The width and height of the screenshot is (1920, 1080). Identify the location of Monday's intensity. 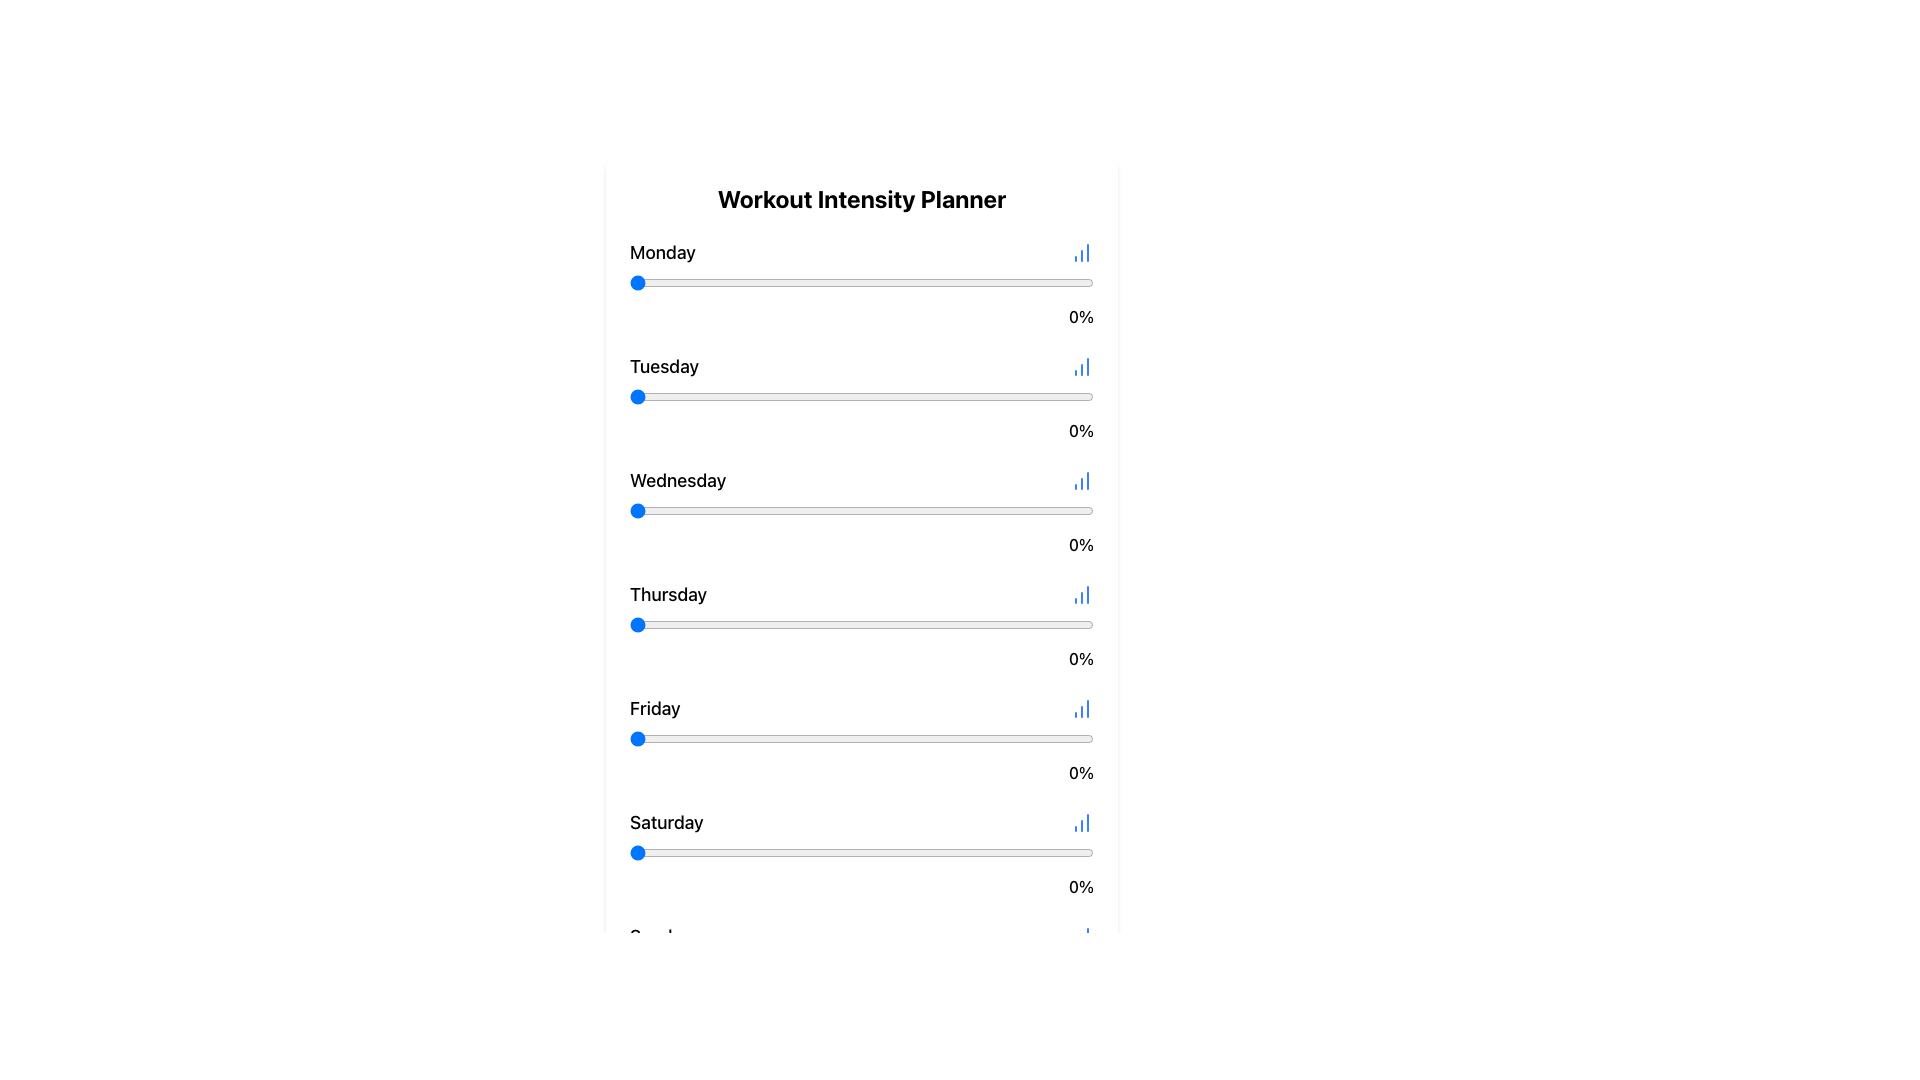
(907, 282).